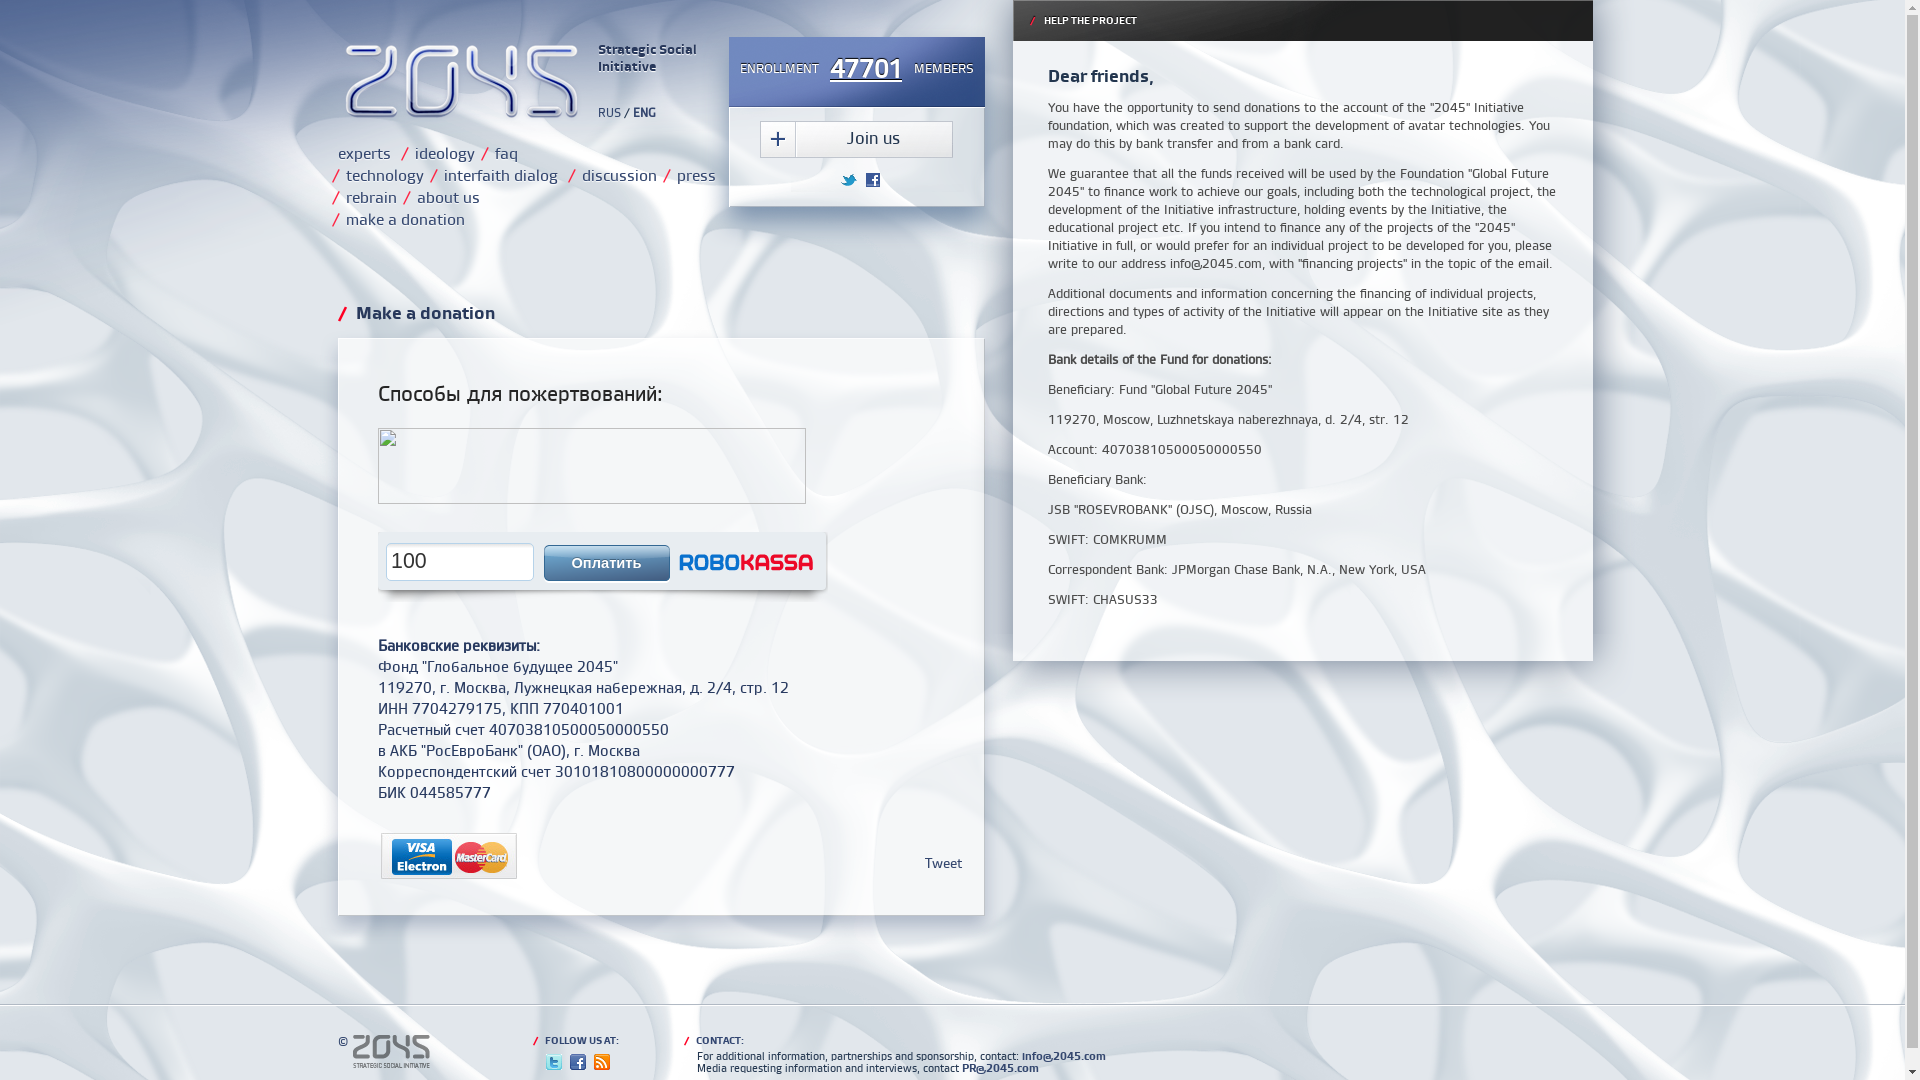 The width and height of the screenshot is (1920, 1080). I want to click on 'interfaith dialog', so click(500, 173).